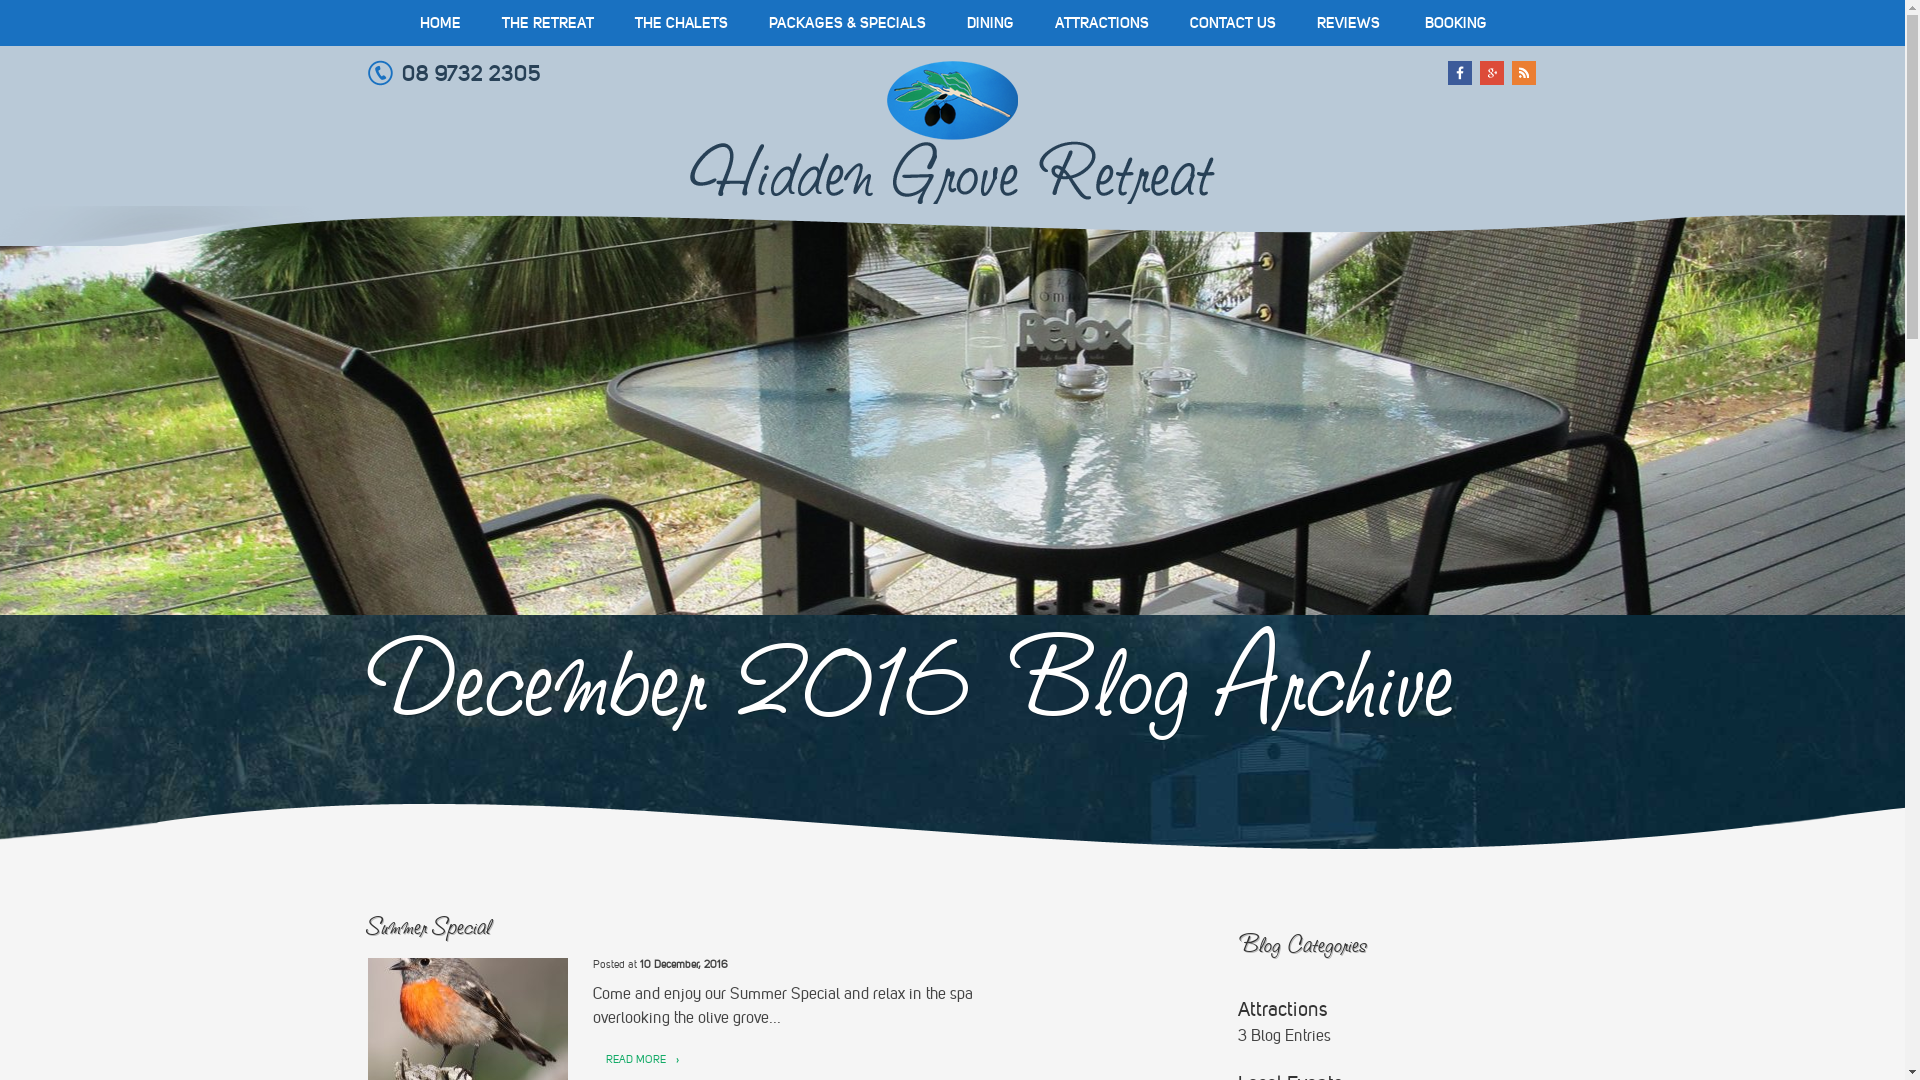 The height and width of the screenshot is (1080, 1920). I want to click on 'BOOKING', so click(1454, 23).